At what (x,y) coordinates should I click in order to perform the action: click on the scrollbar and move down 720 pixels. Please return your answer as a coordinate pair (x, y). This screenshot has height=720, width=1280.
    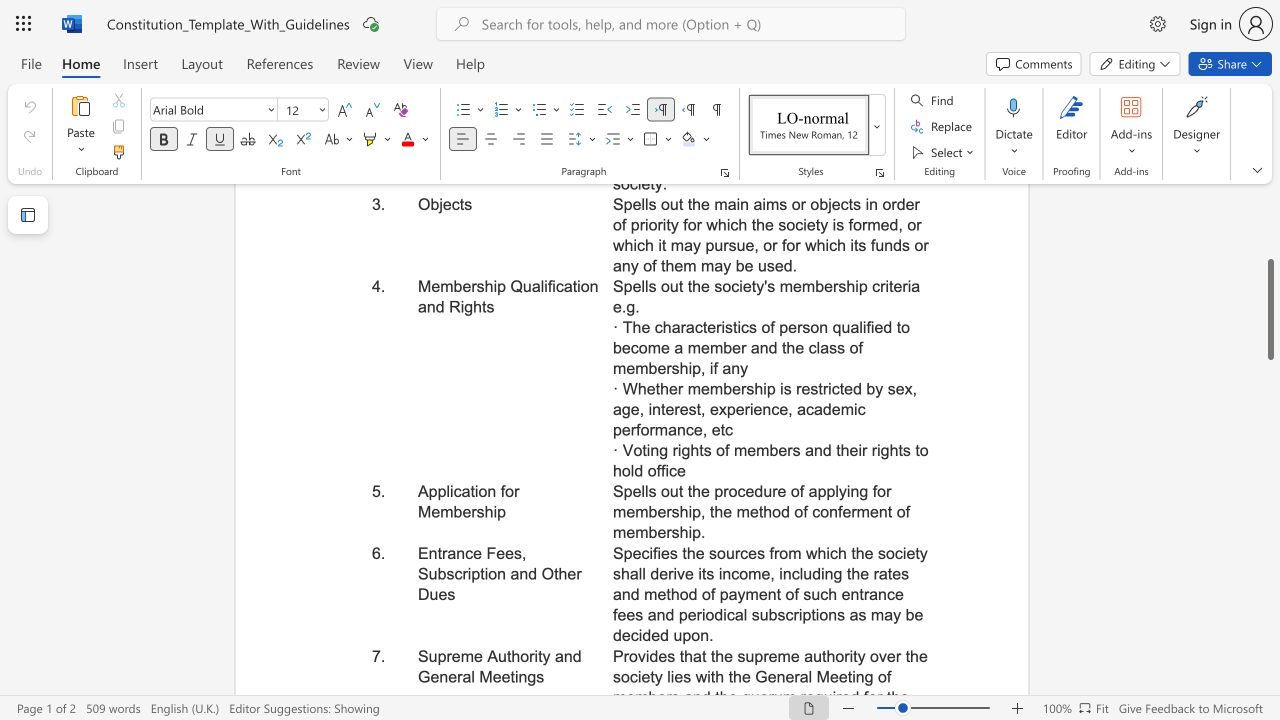
    Looking at the image, I should click on (1269, 309).